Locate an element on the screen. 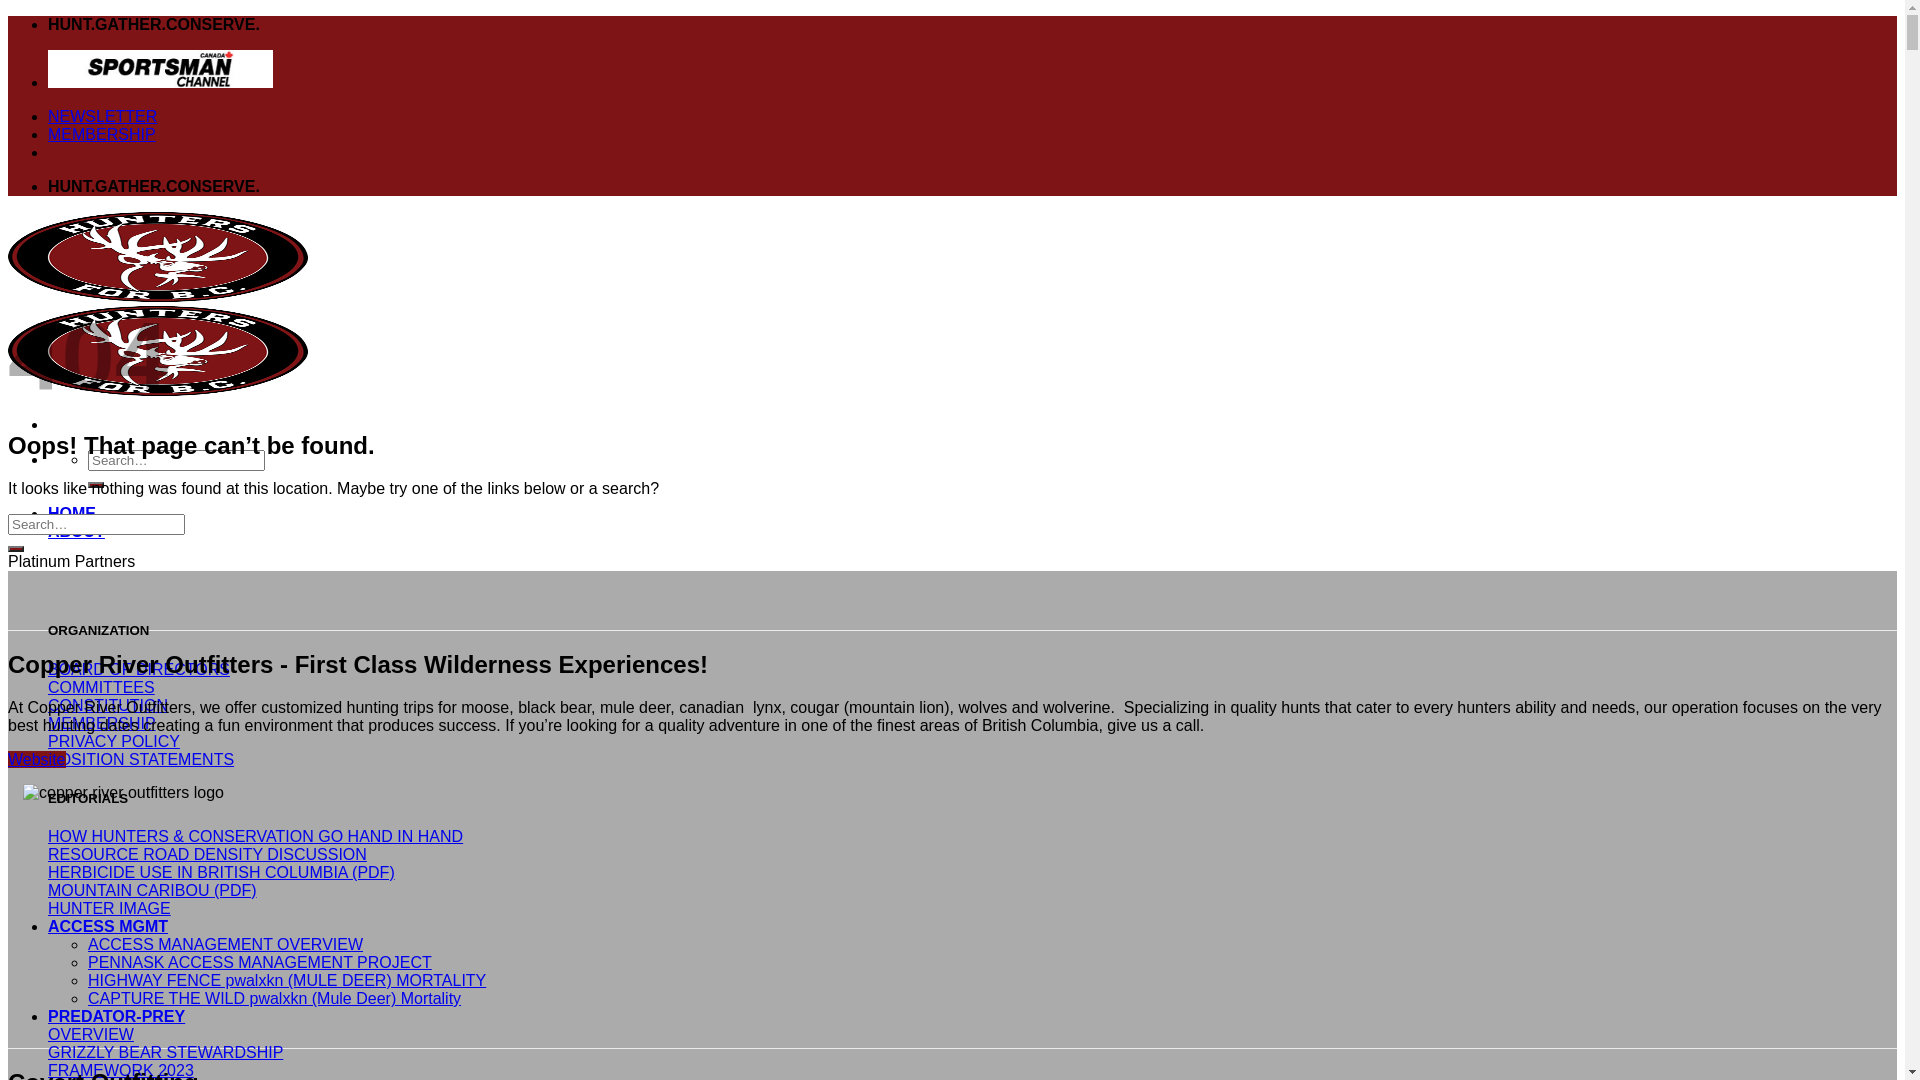 Image resolution: width=1920 pixels, height=1080 pixels. 'GRIZZLY BEAR STEWARDSHIP FRAMEWORK 2023' is located at coordinates (48, 1060).